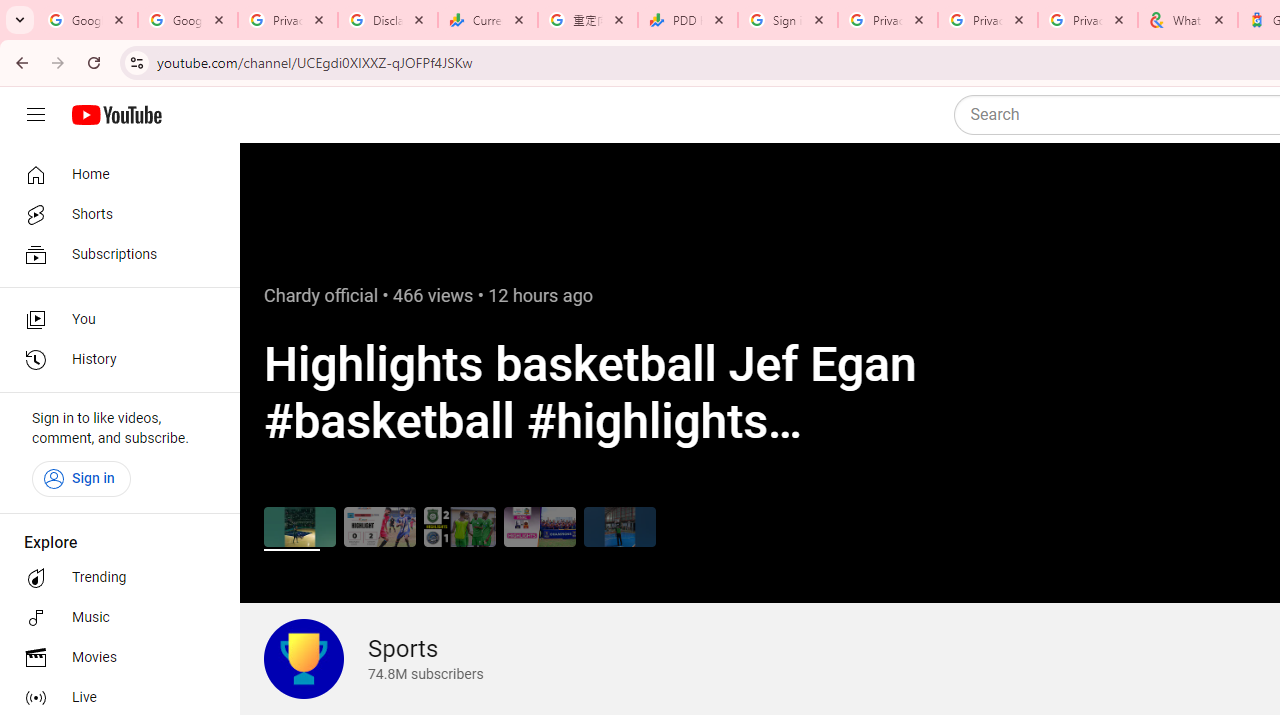 The width and height of the screenshot is (1280, 720). Describe the element at coordinates (112, 658) in the screenshot. I see `'Movies'` at that location.